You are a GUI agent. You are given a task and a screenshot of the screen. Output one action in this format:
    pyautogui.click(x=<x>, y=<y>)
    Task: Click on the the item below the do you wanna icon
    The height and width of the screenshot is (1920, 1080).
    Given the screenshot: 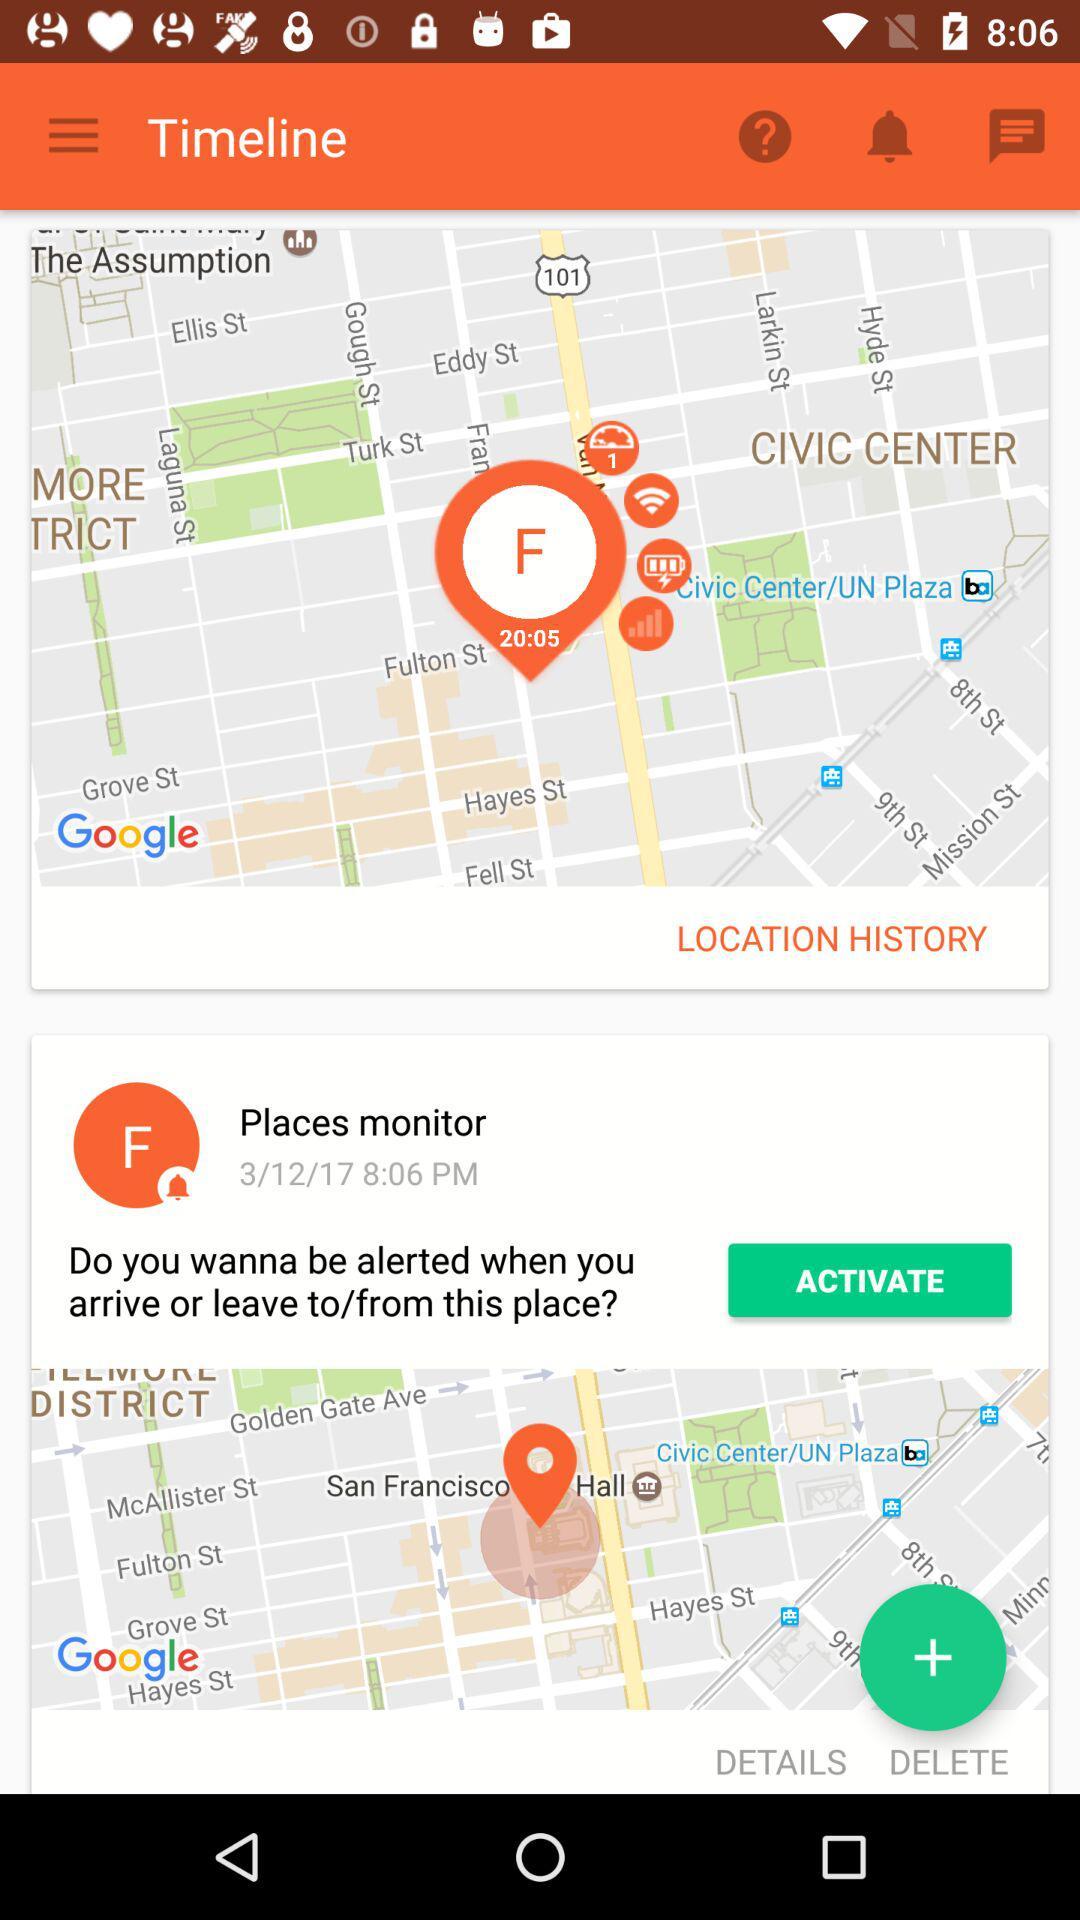 What is the action you would take?
    pyautogui.click(x=131, y=1660)
    